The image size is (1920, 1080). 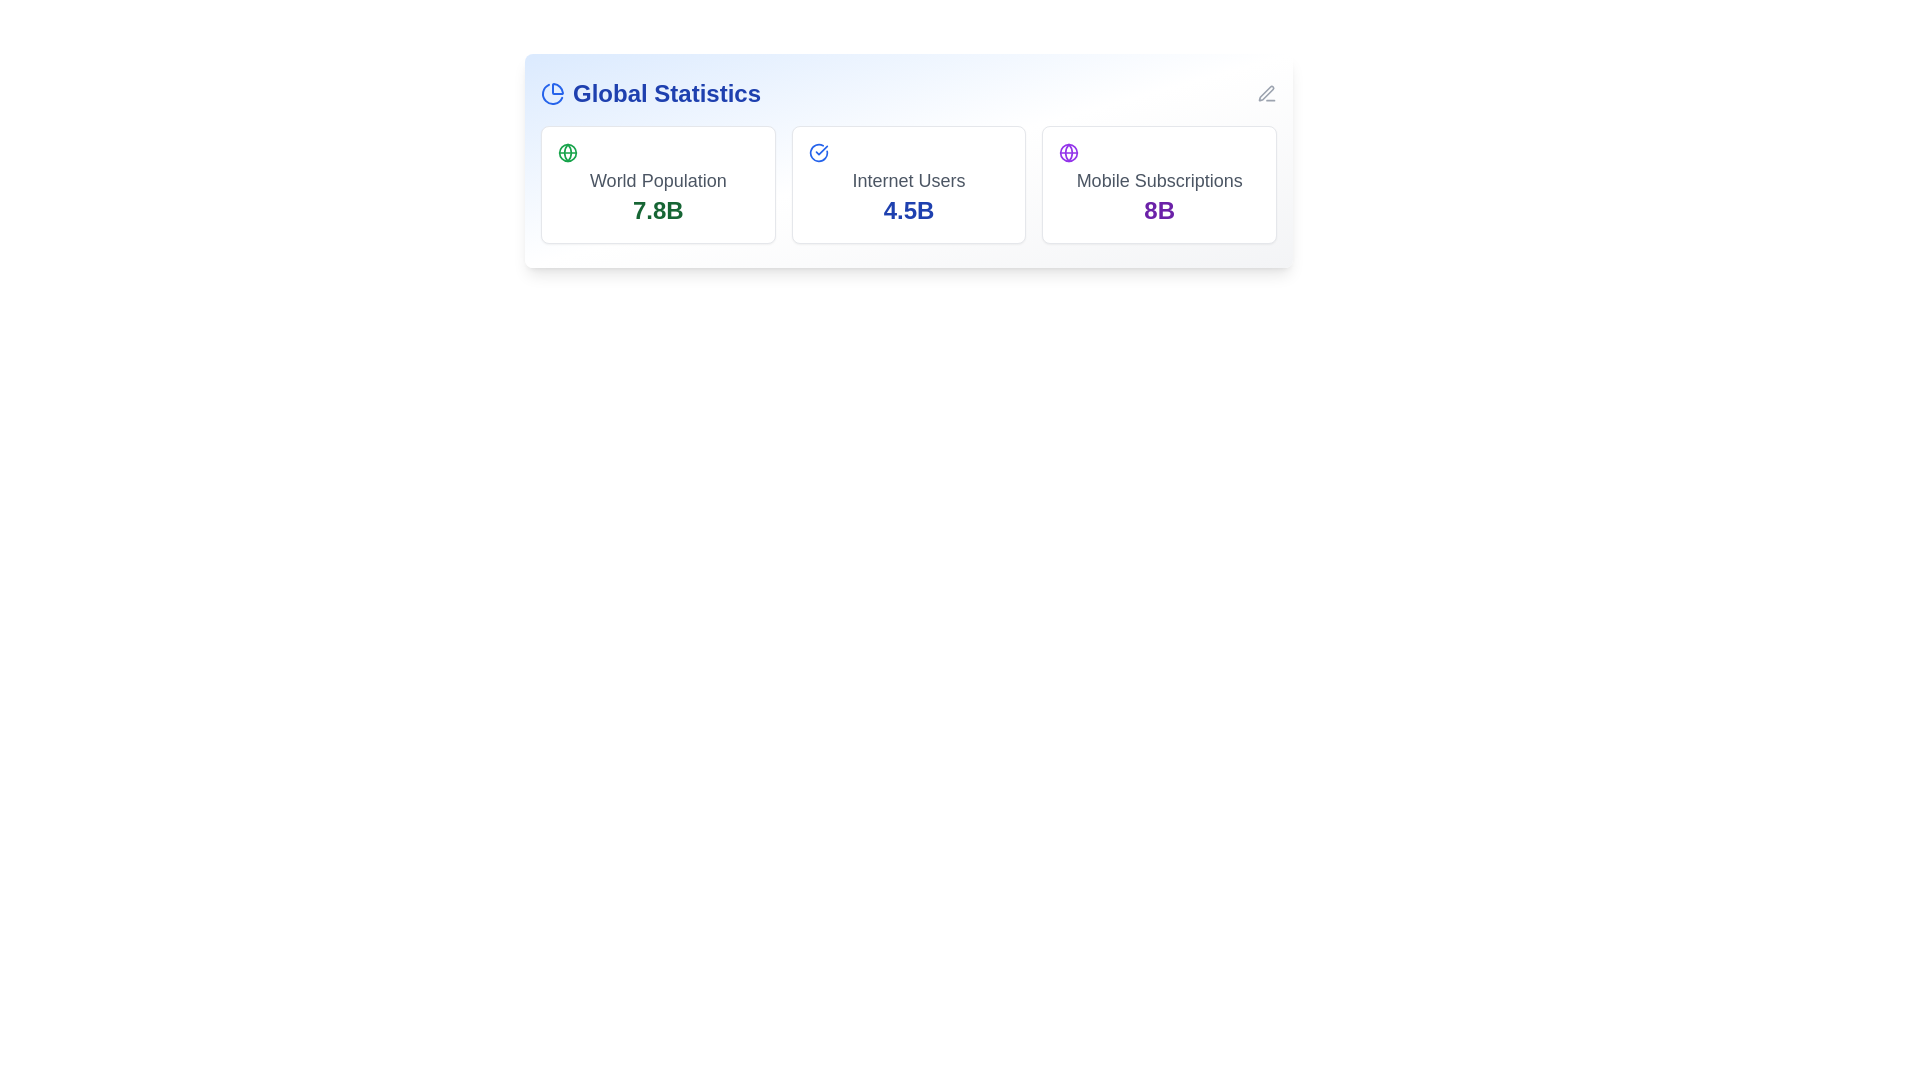 I want to click on the upper segment of the pie chart icon with a light blue outline located in the top-left corner of the 'Global Statistics' card, so click(x=557, y=87).